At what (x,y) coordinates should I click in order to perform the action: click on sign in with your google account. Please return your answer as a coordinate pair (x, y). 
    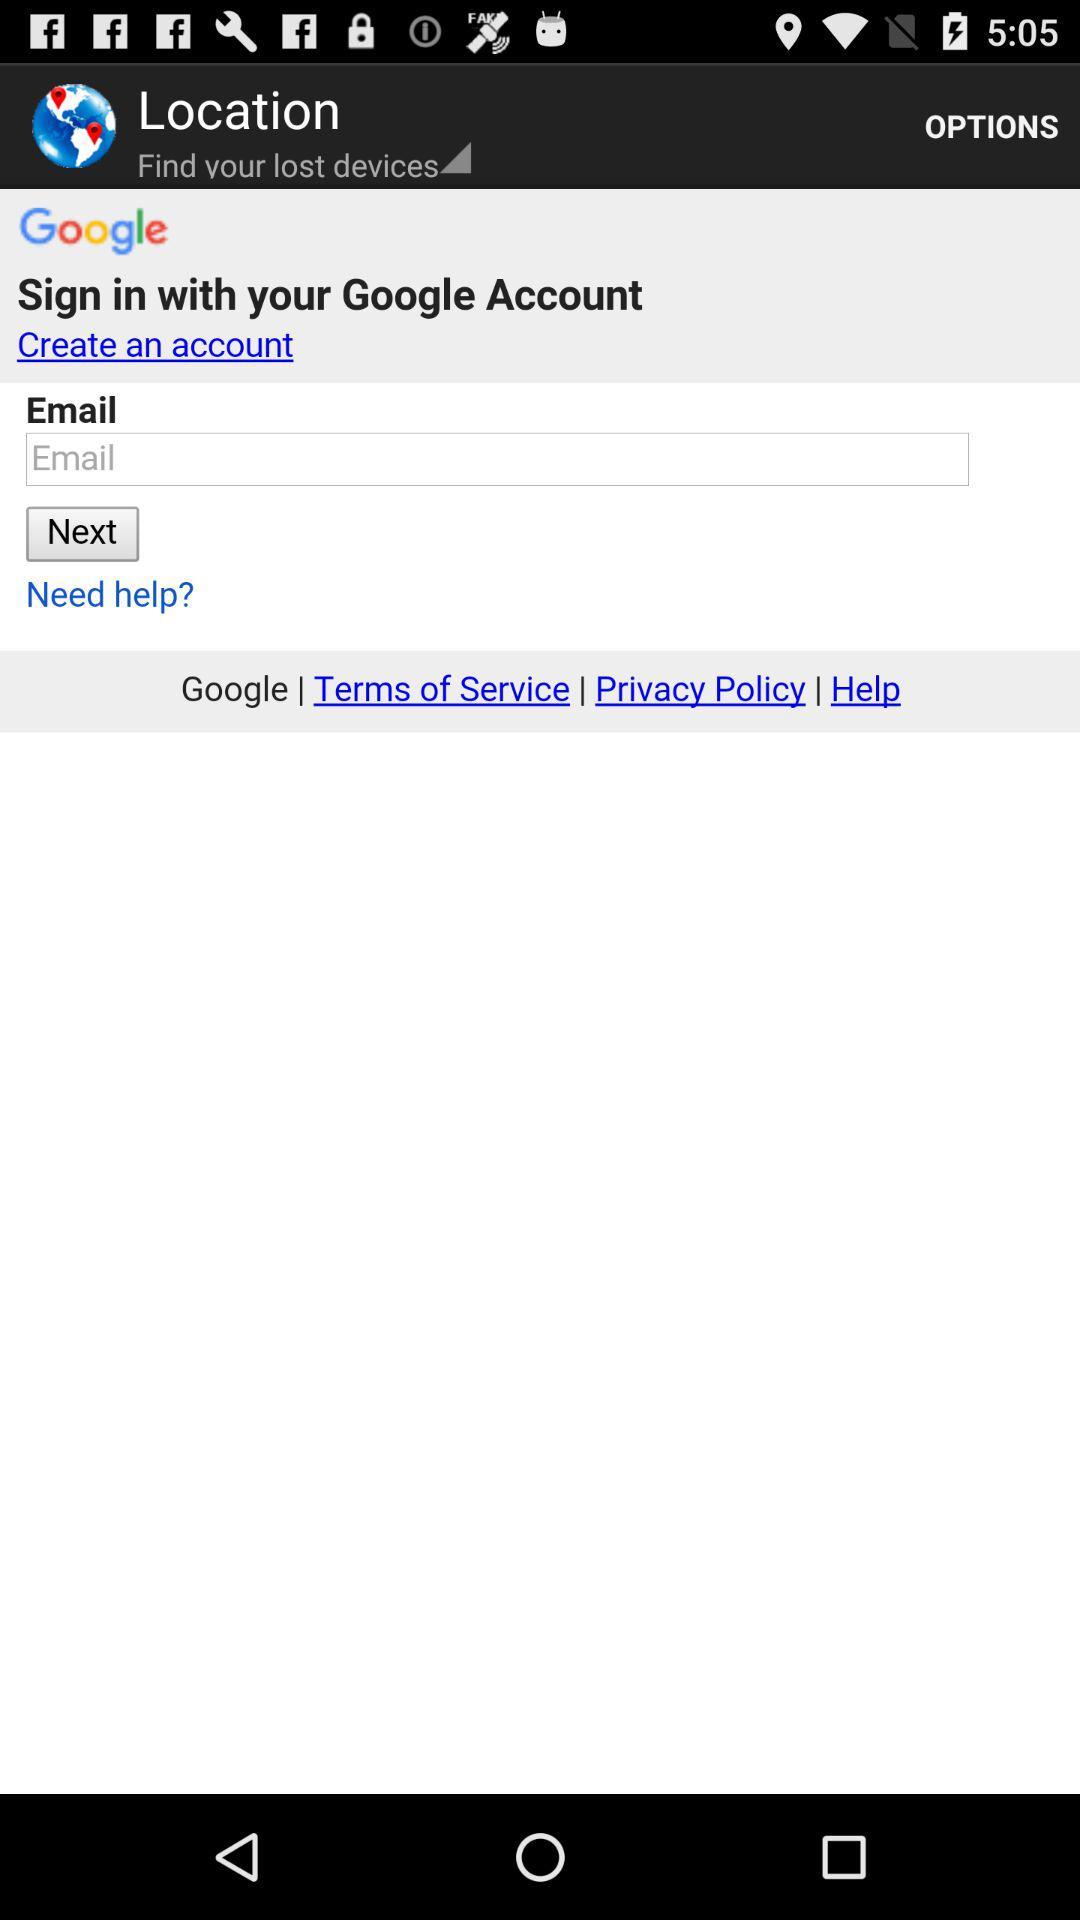
    Looking at the image, I should click on (540, 991).